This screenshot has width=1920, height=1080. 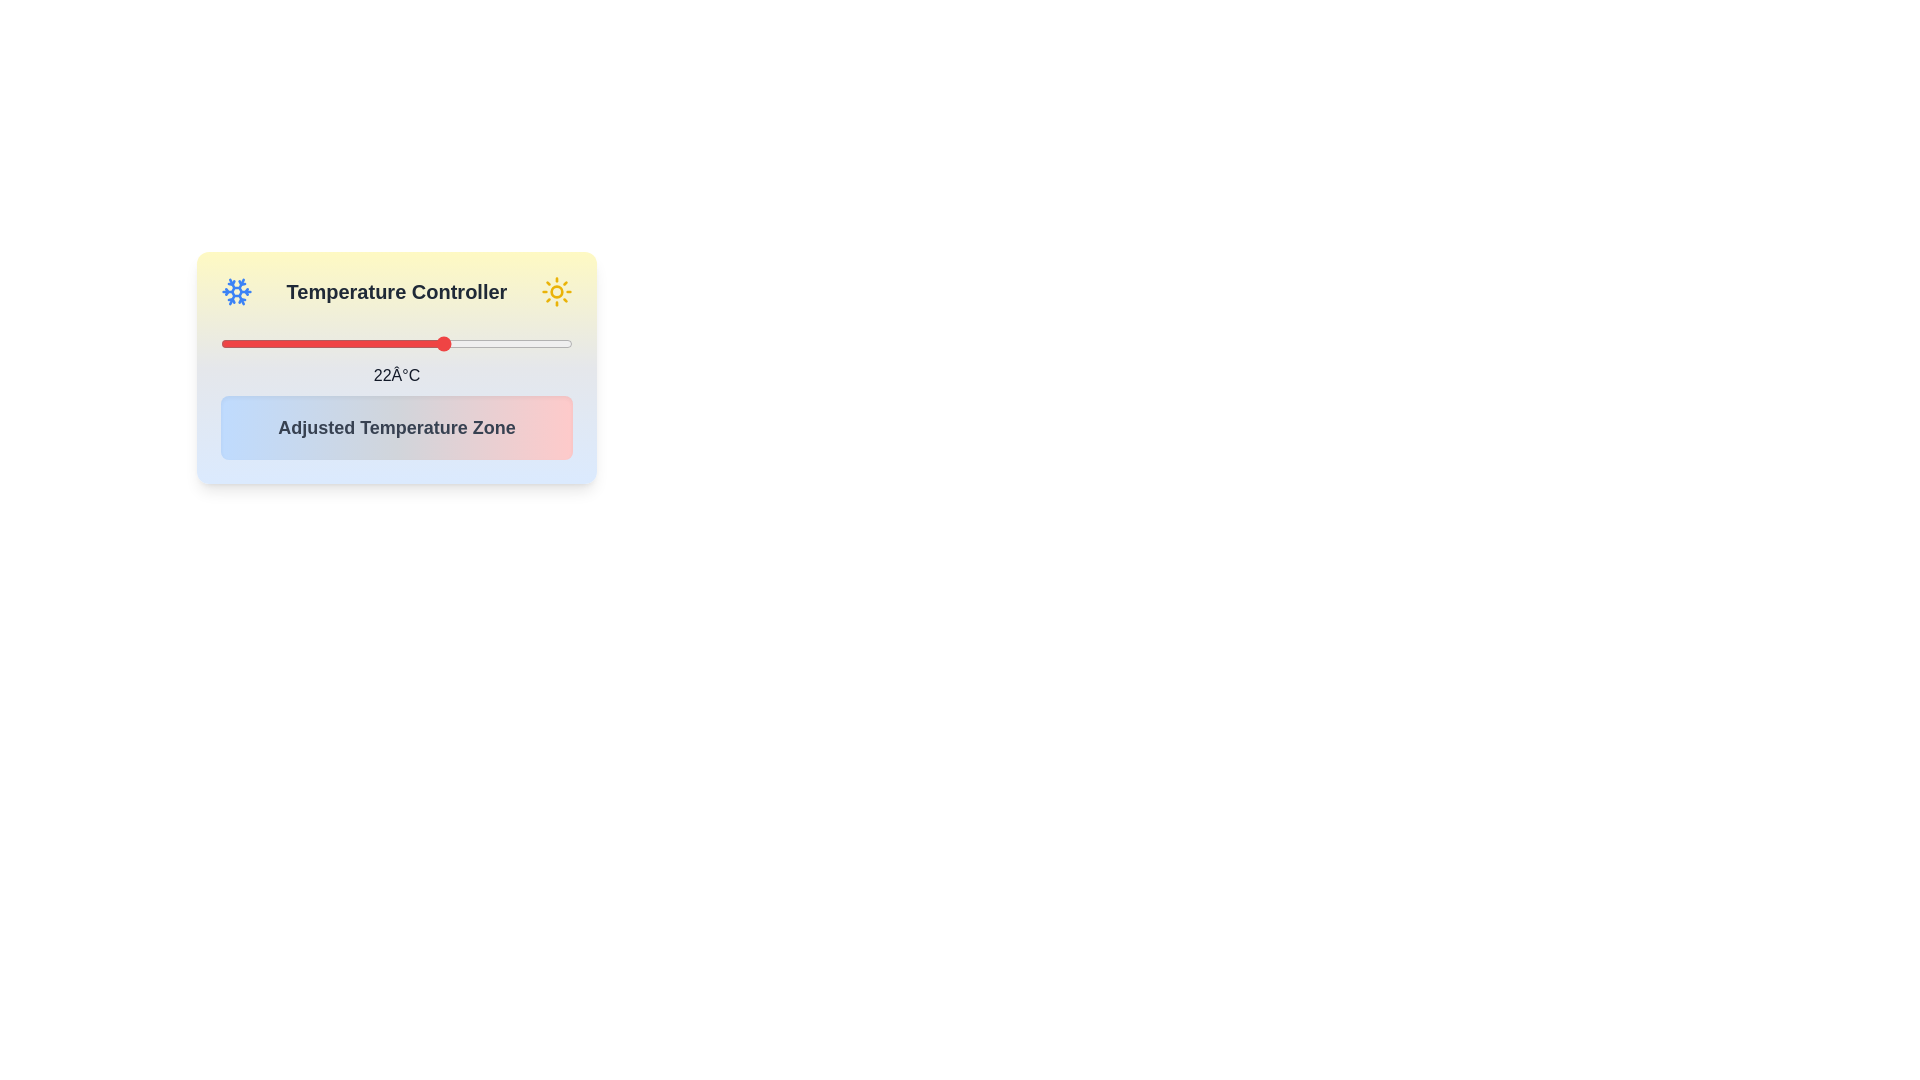 I want to click on the temperature slider, so click(x=354, y=342).